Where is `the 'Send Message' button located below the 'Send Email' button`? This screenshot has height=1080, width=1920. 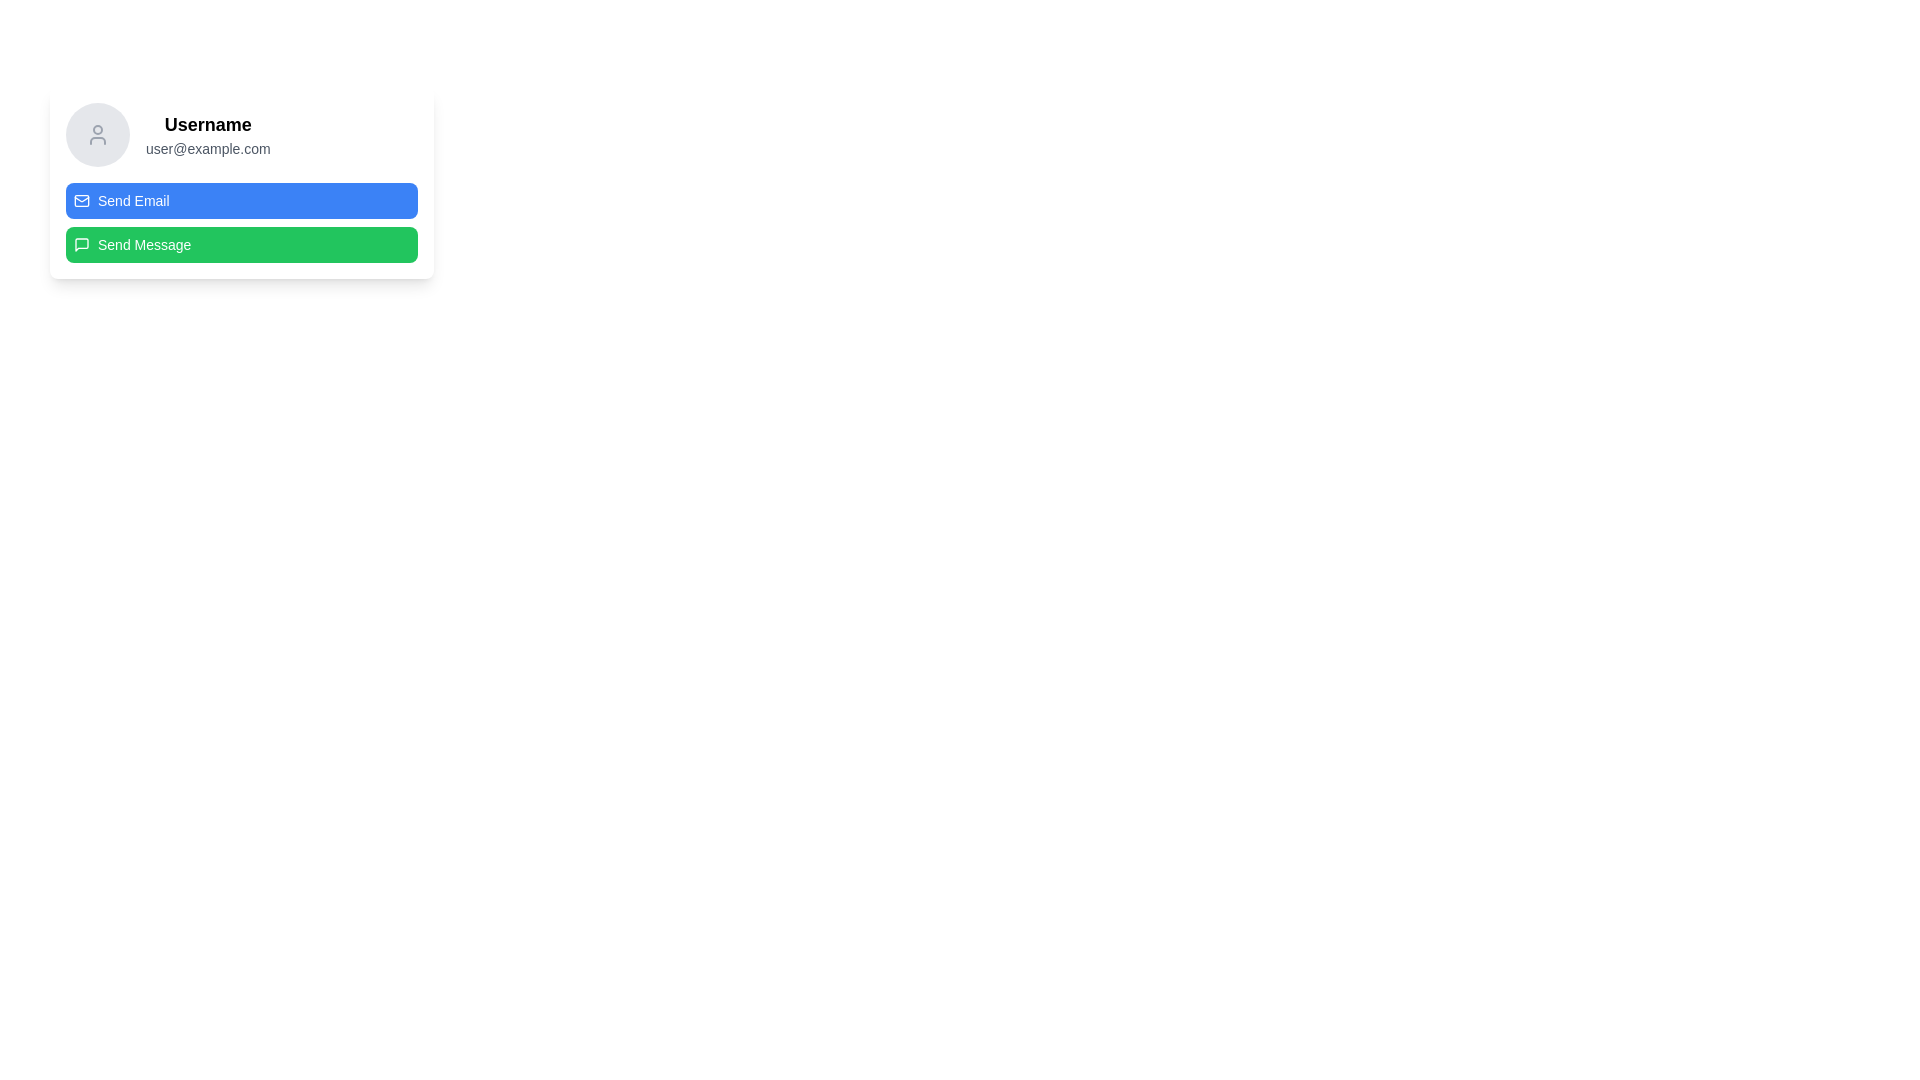 the 'Send Message' button located below the 'Send Email' button is located at coordinates (240, 244).